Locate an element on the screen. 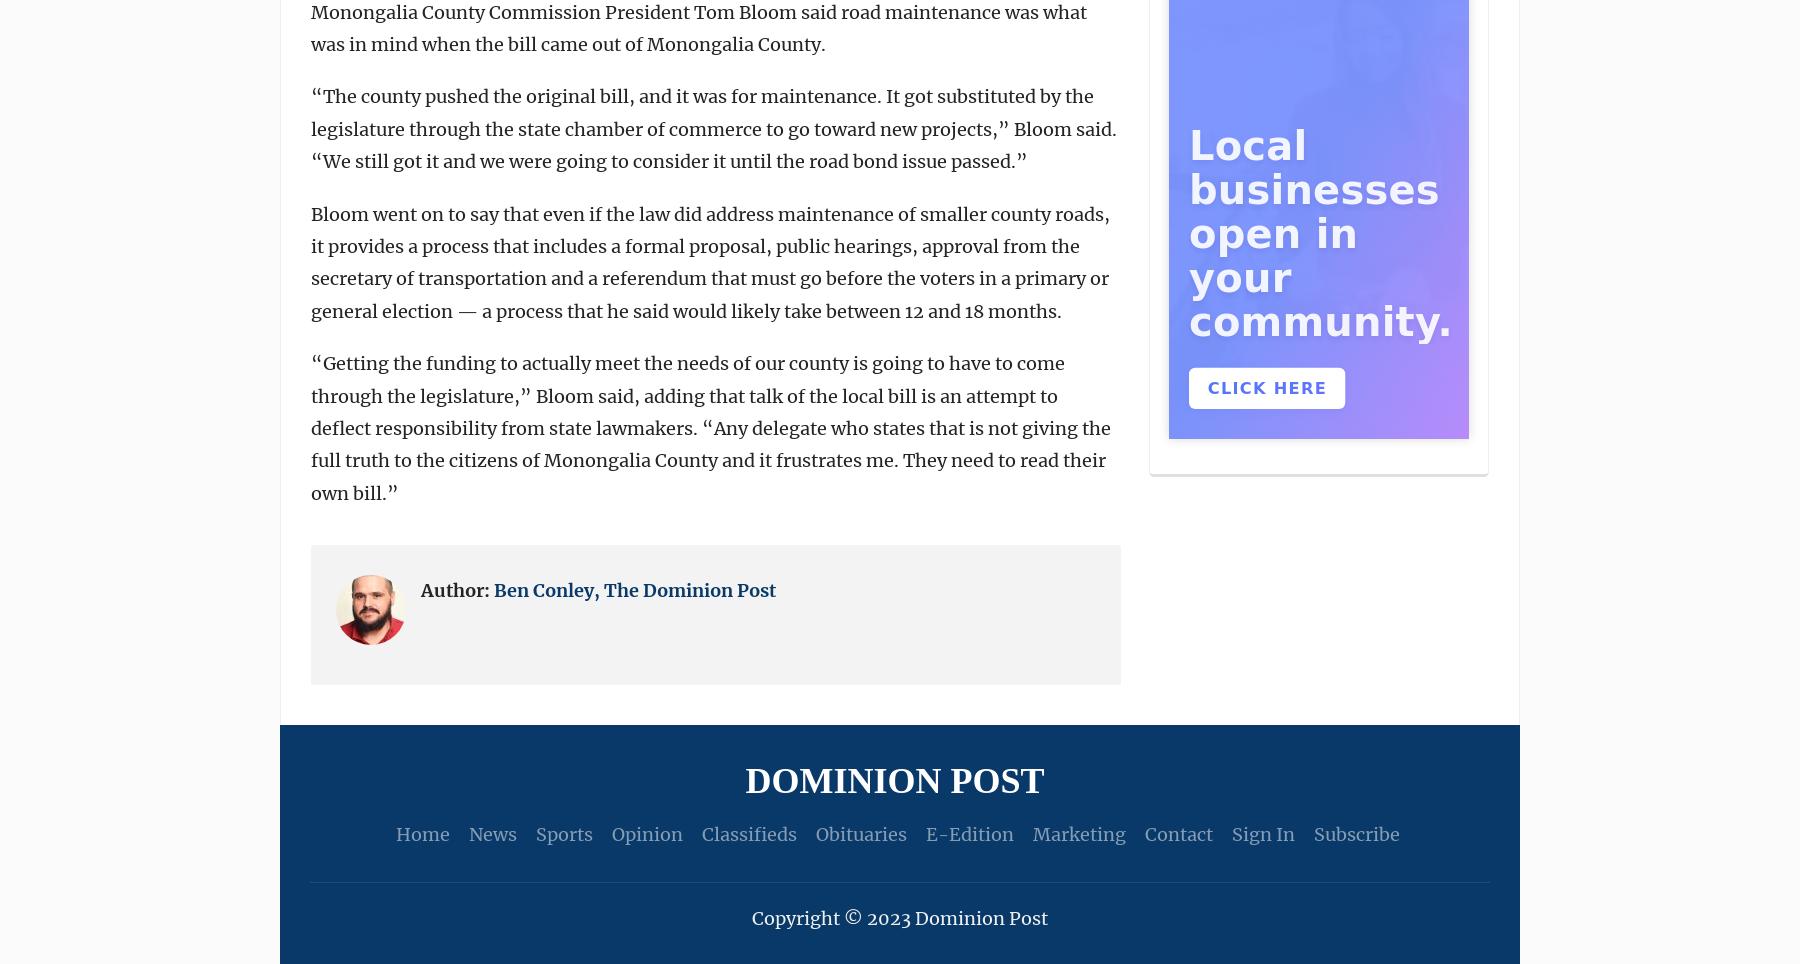 This screenshot has height=964, width=1800. 'Sports' is located at coordinates (533, 833).